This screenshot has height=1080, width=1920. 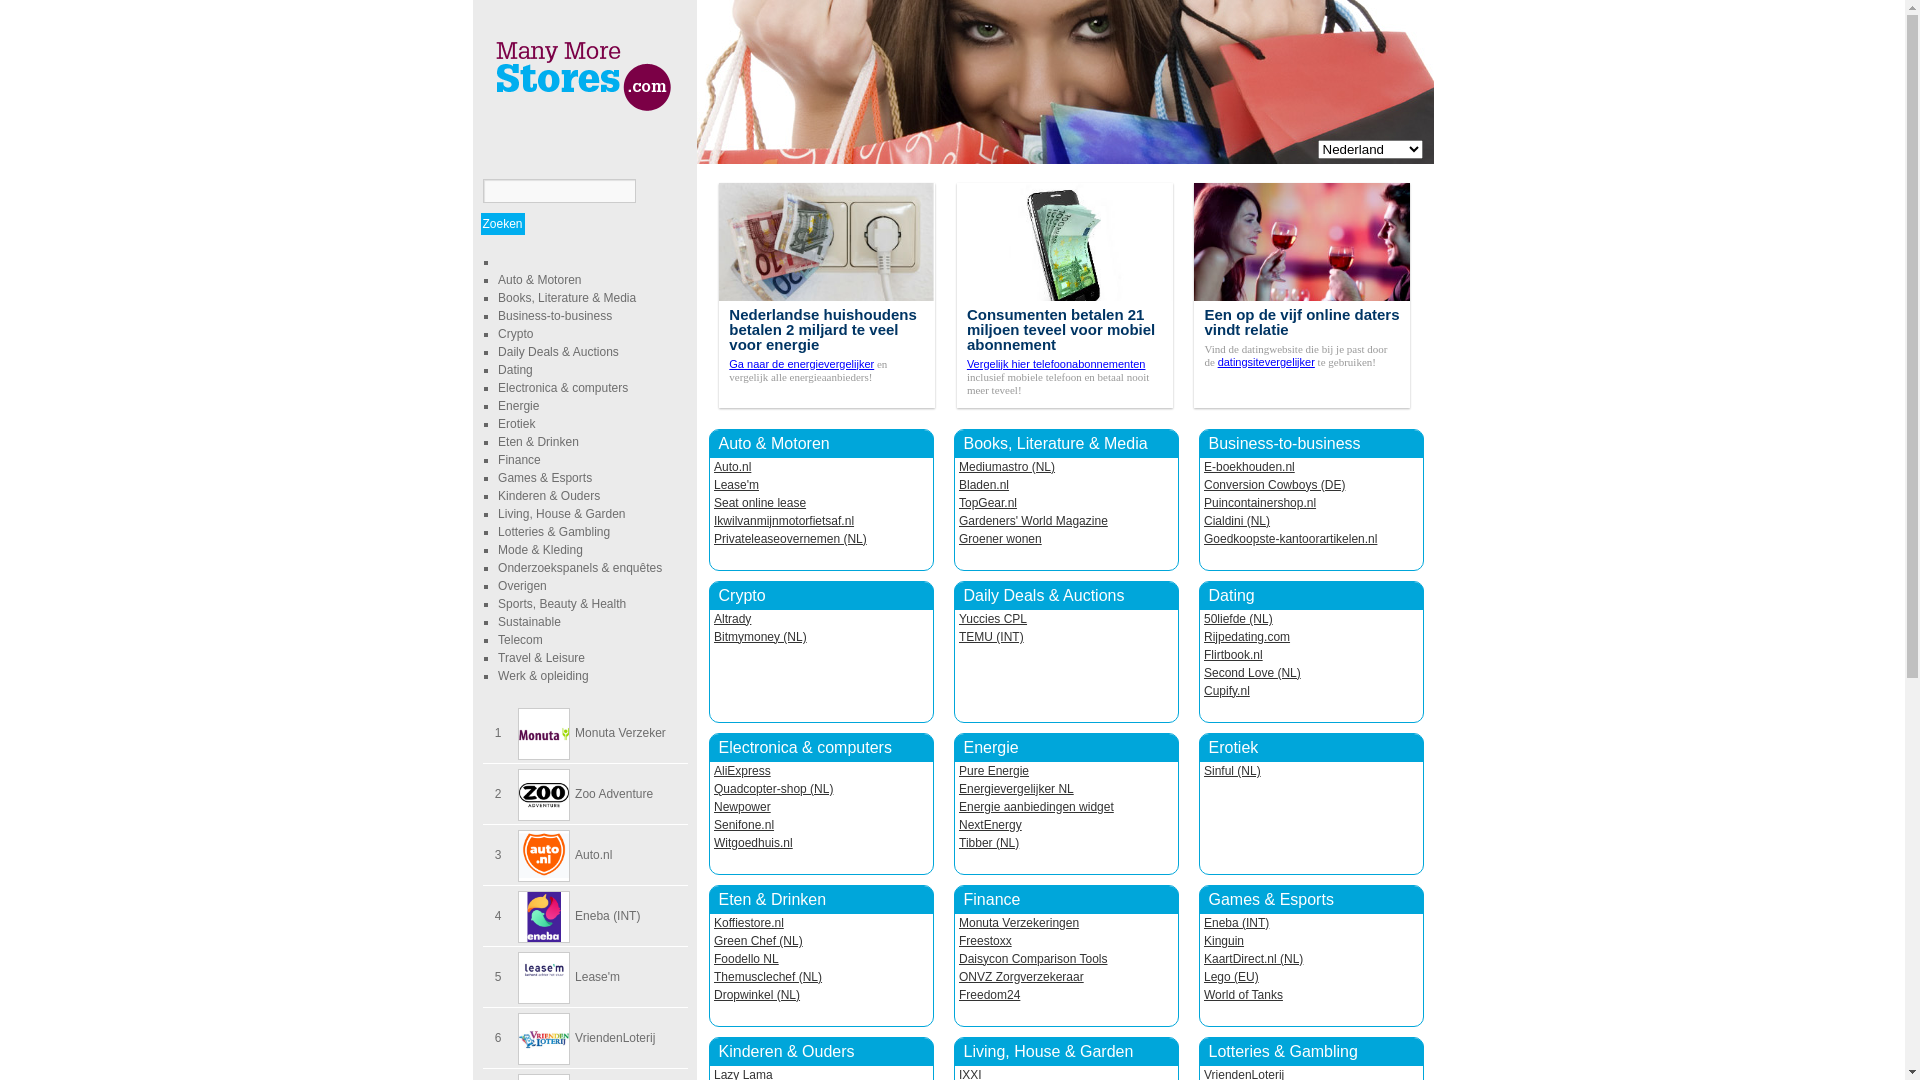 What do you see at coordinates (714, 485) in the screenshot?
I see `'Lease'm'` at bounding box center [714, 485].